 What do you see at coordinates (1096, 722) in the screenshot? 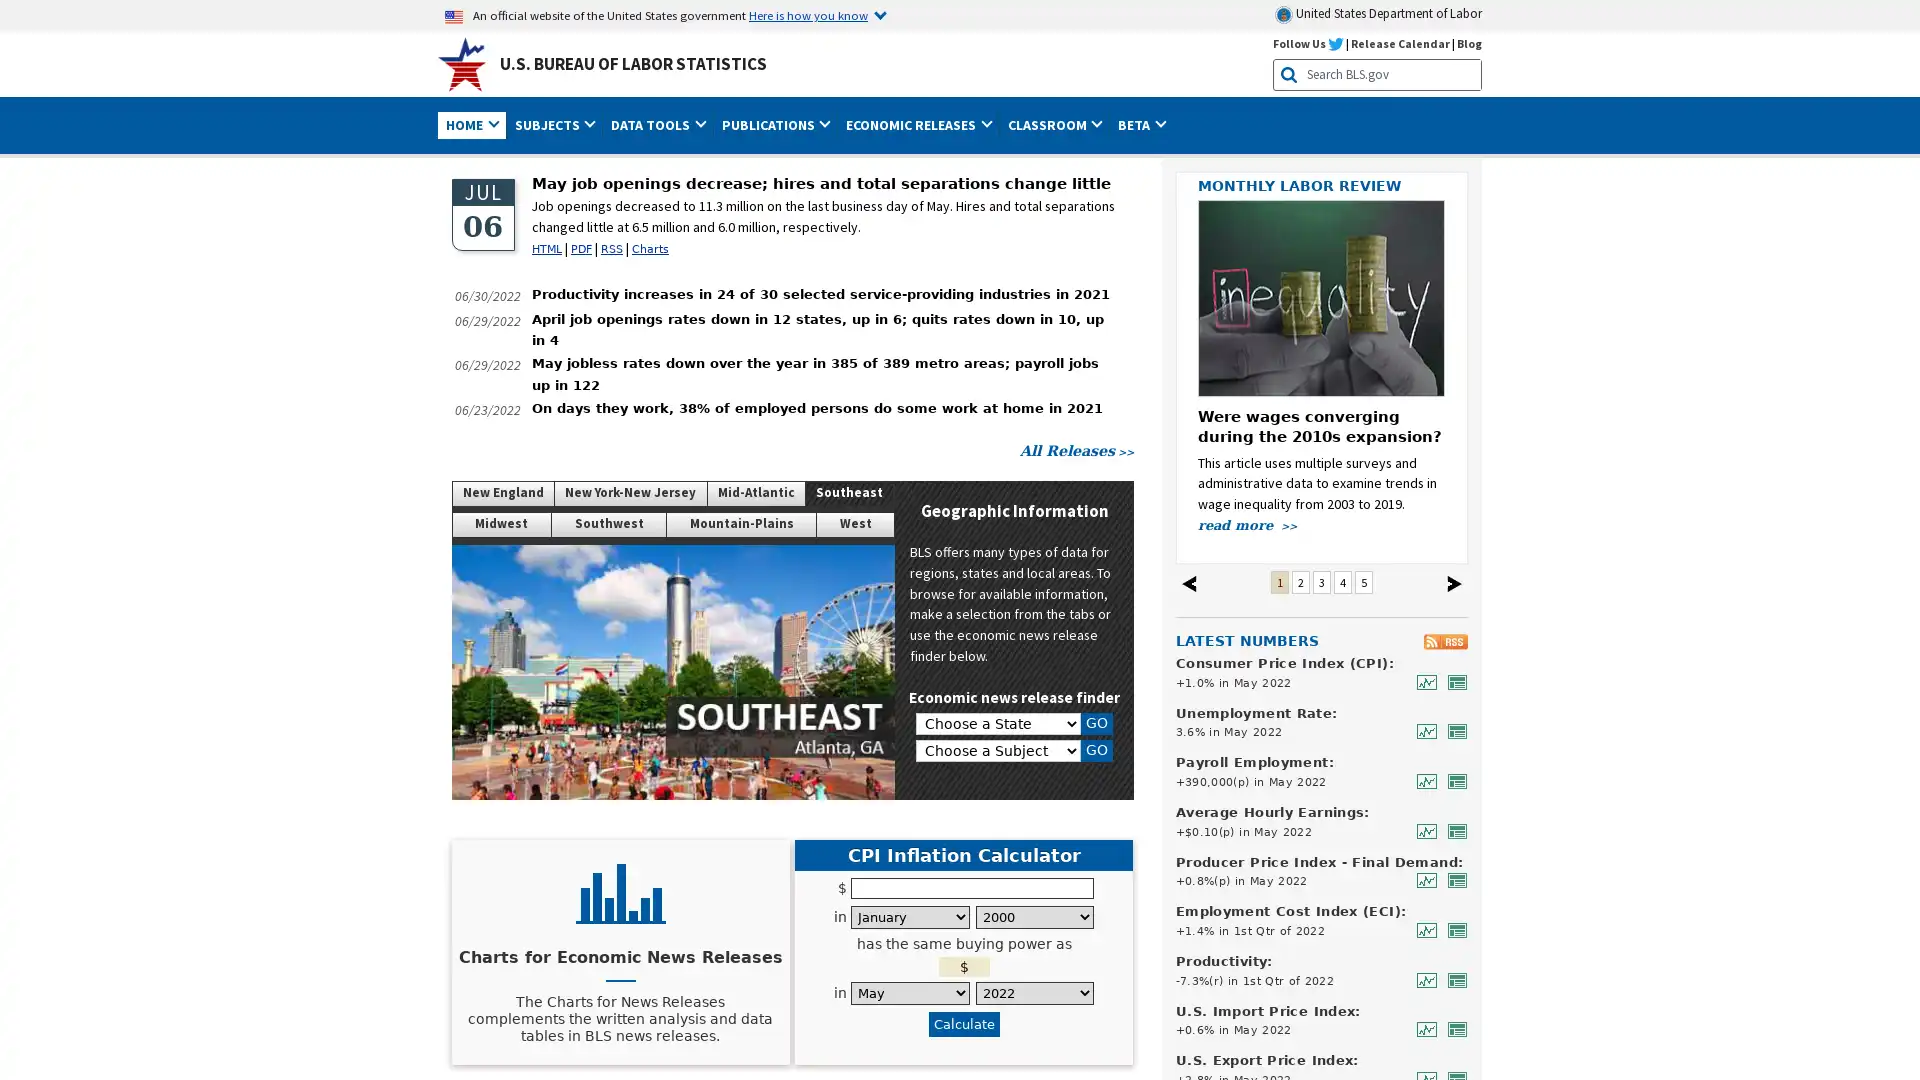
I see `GO` at bounding box center [1096, 722].